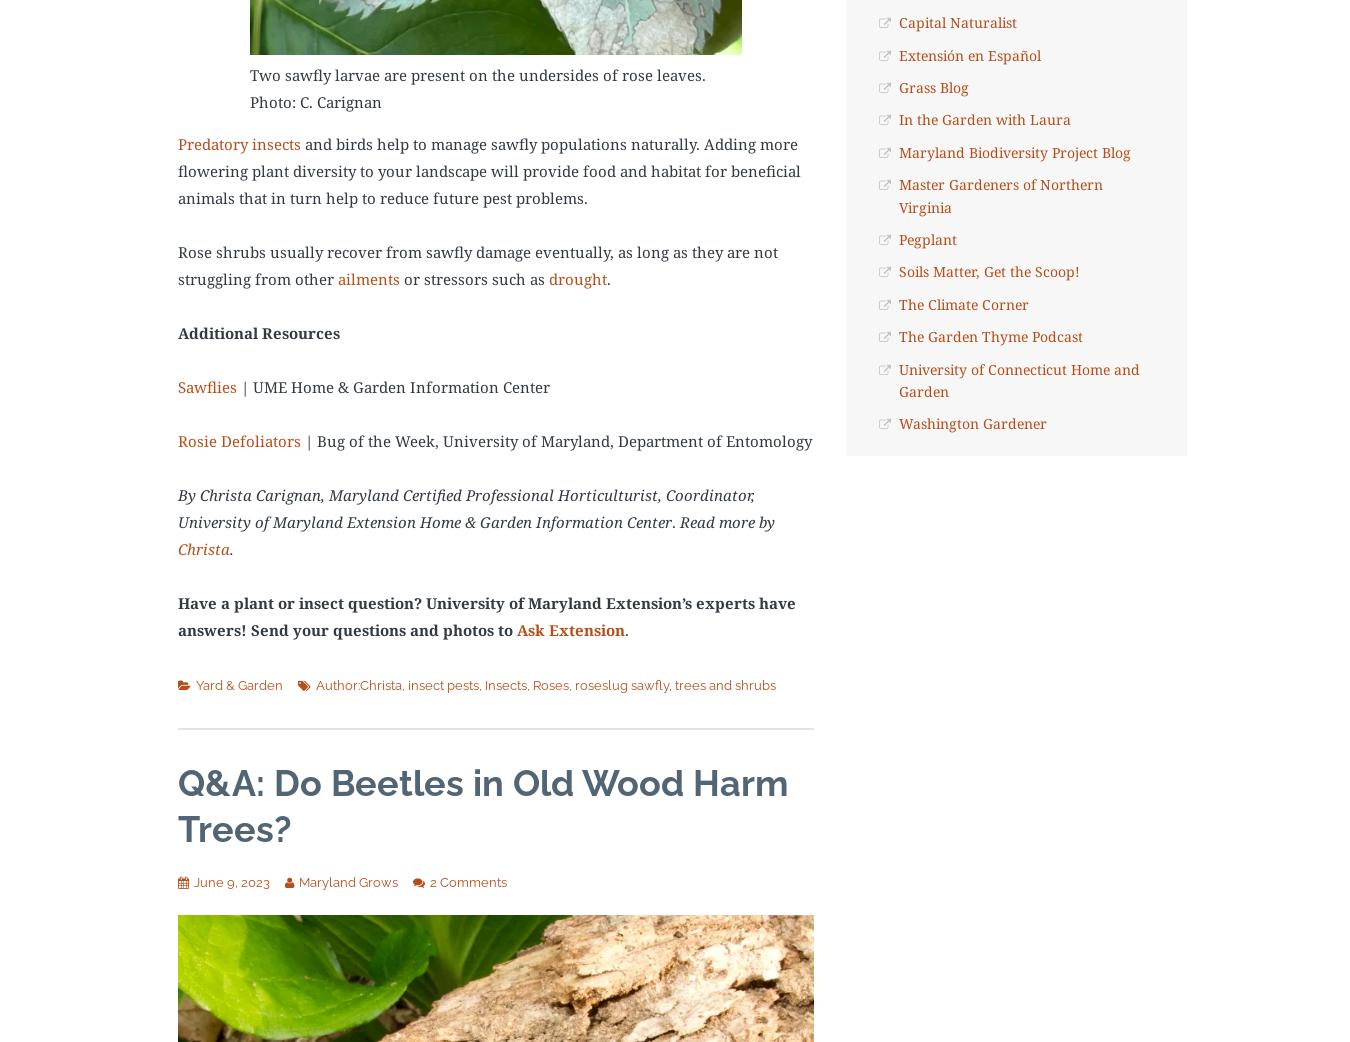 The width and height of the screenshot is (1350, 1042). Describe the element at coordinates (898, 119) in the screenshot. I see `'In the Garden with Laura'` at that location.